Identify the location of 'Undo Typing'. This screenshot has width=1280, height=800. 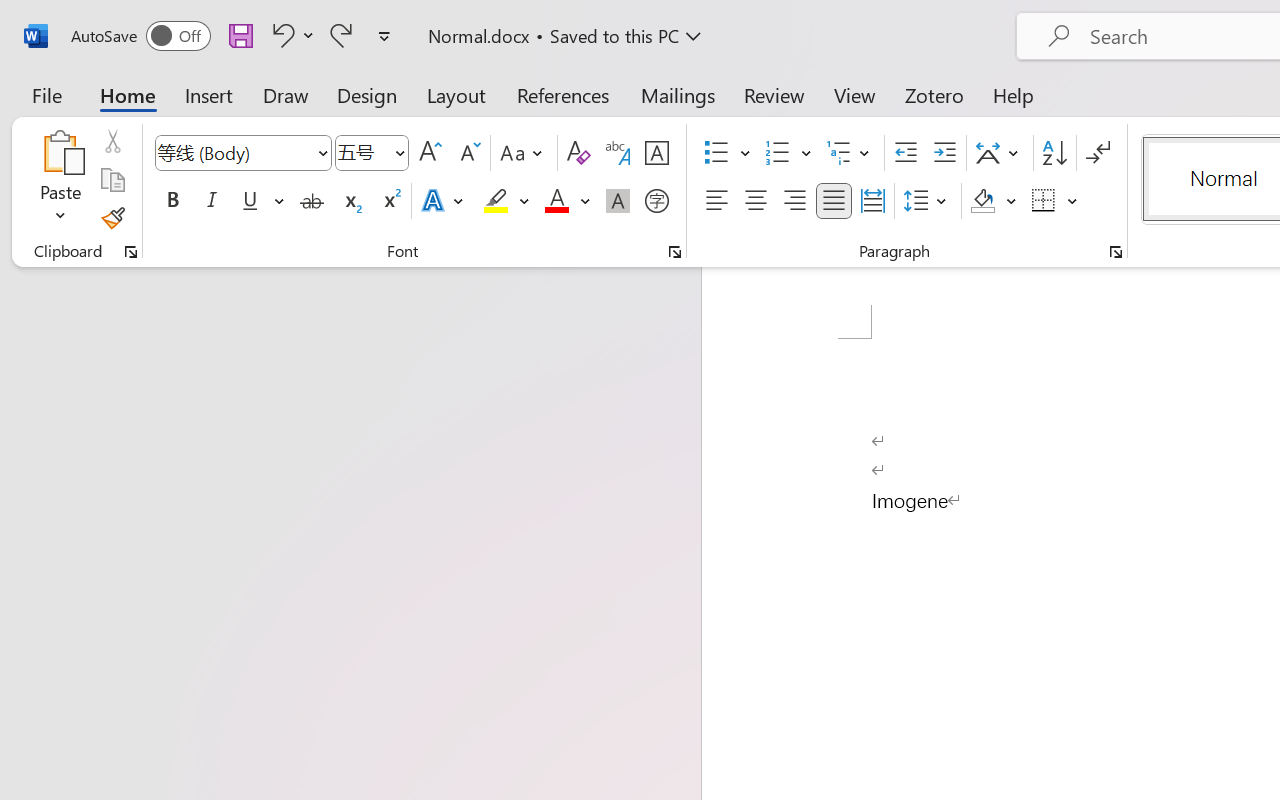
(289, 34).